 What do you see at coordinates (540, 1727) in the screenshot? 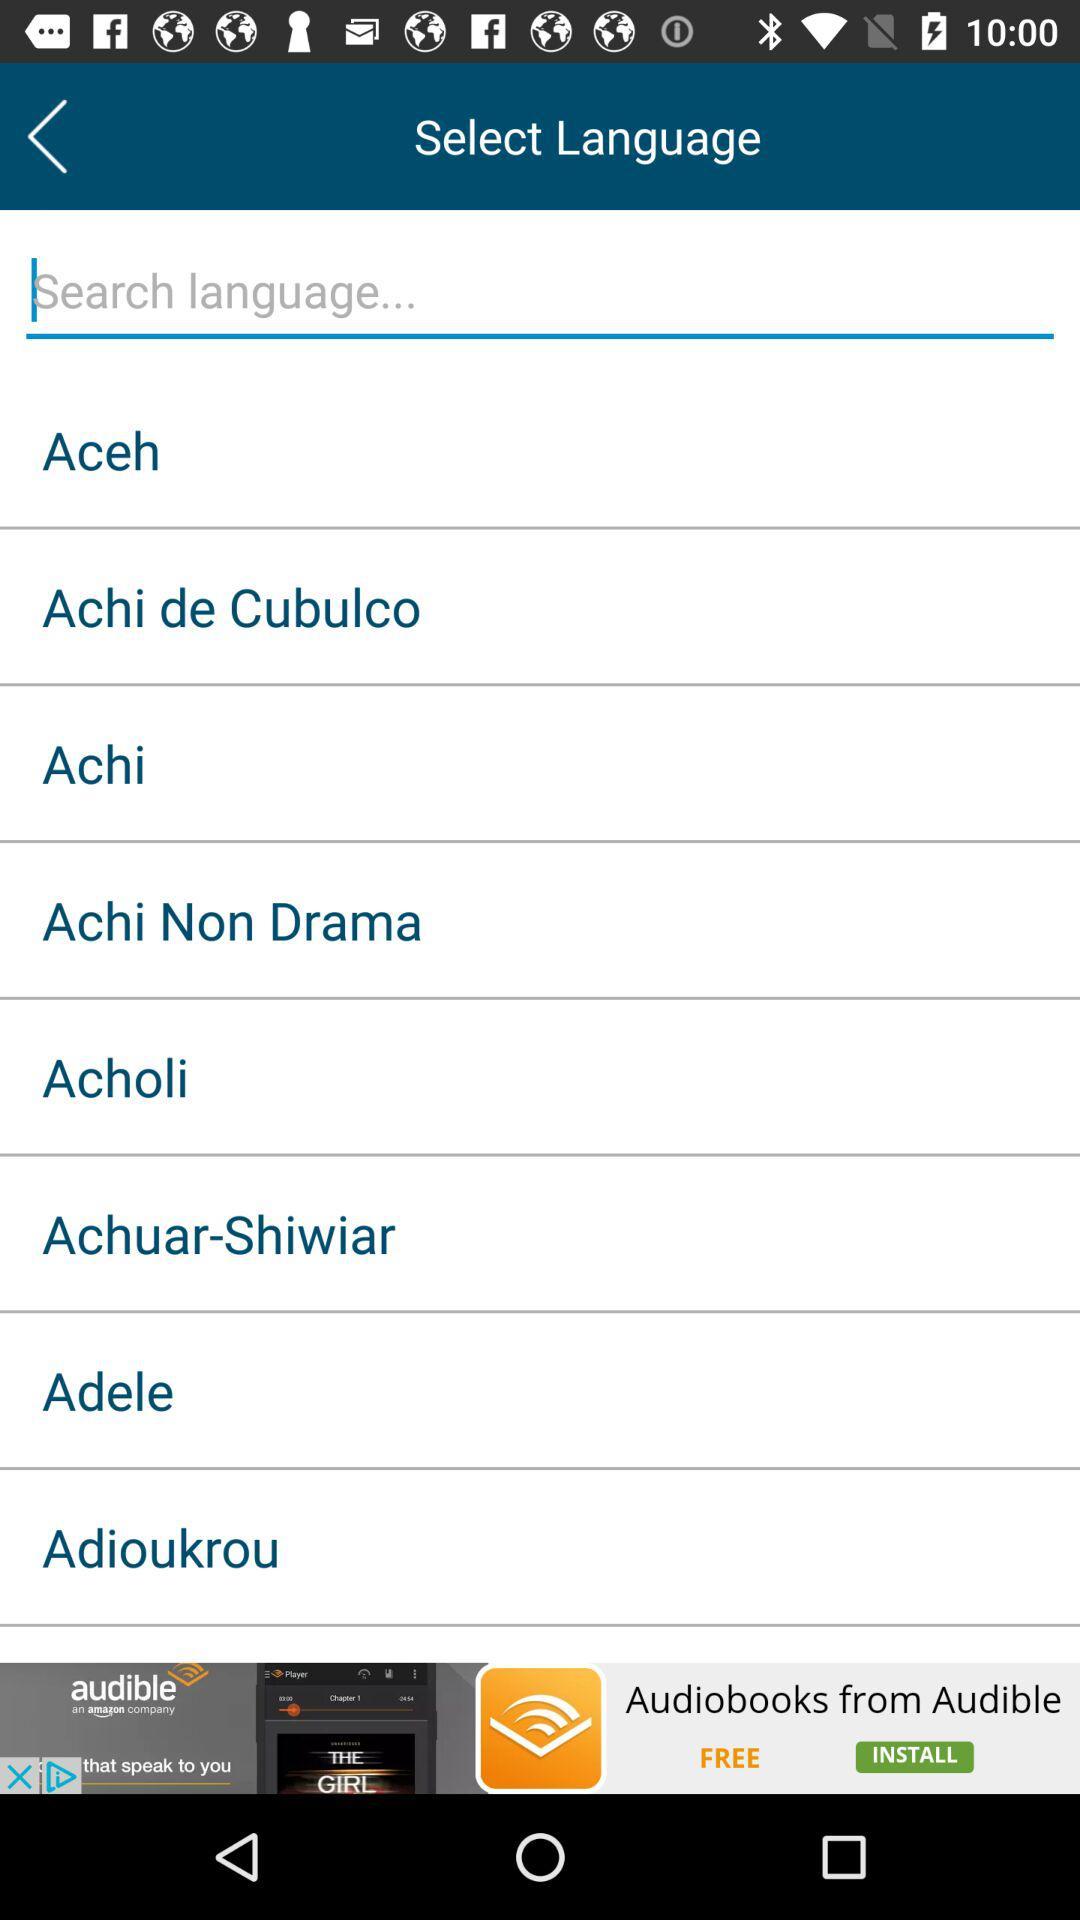
I see `audible` at bounding box center [540, 1727].